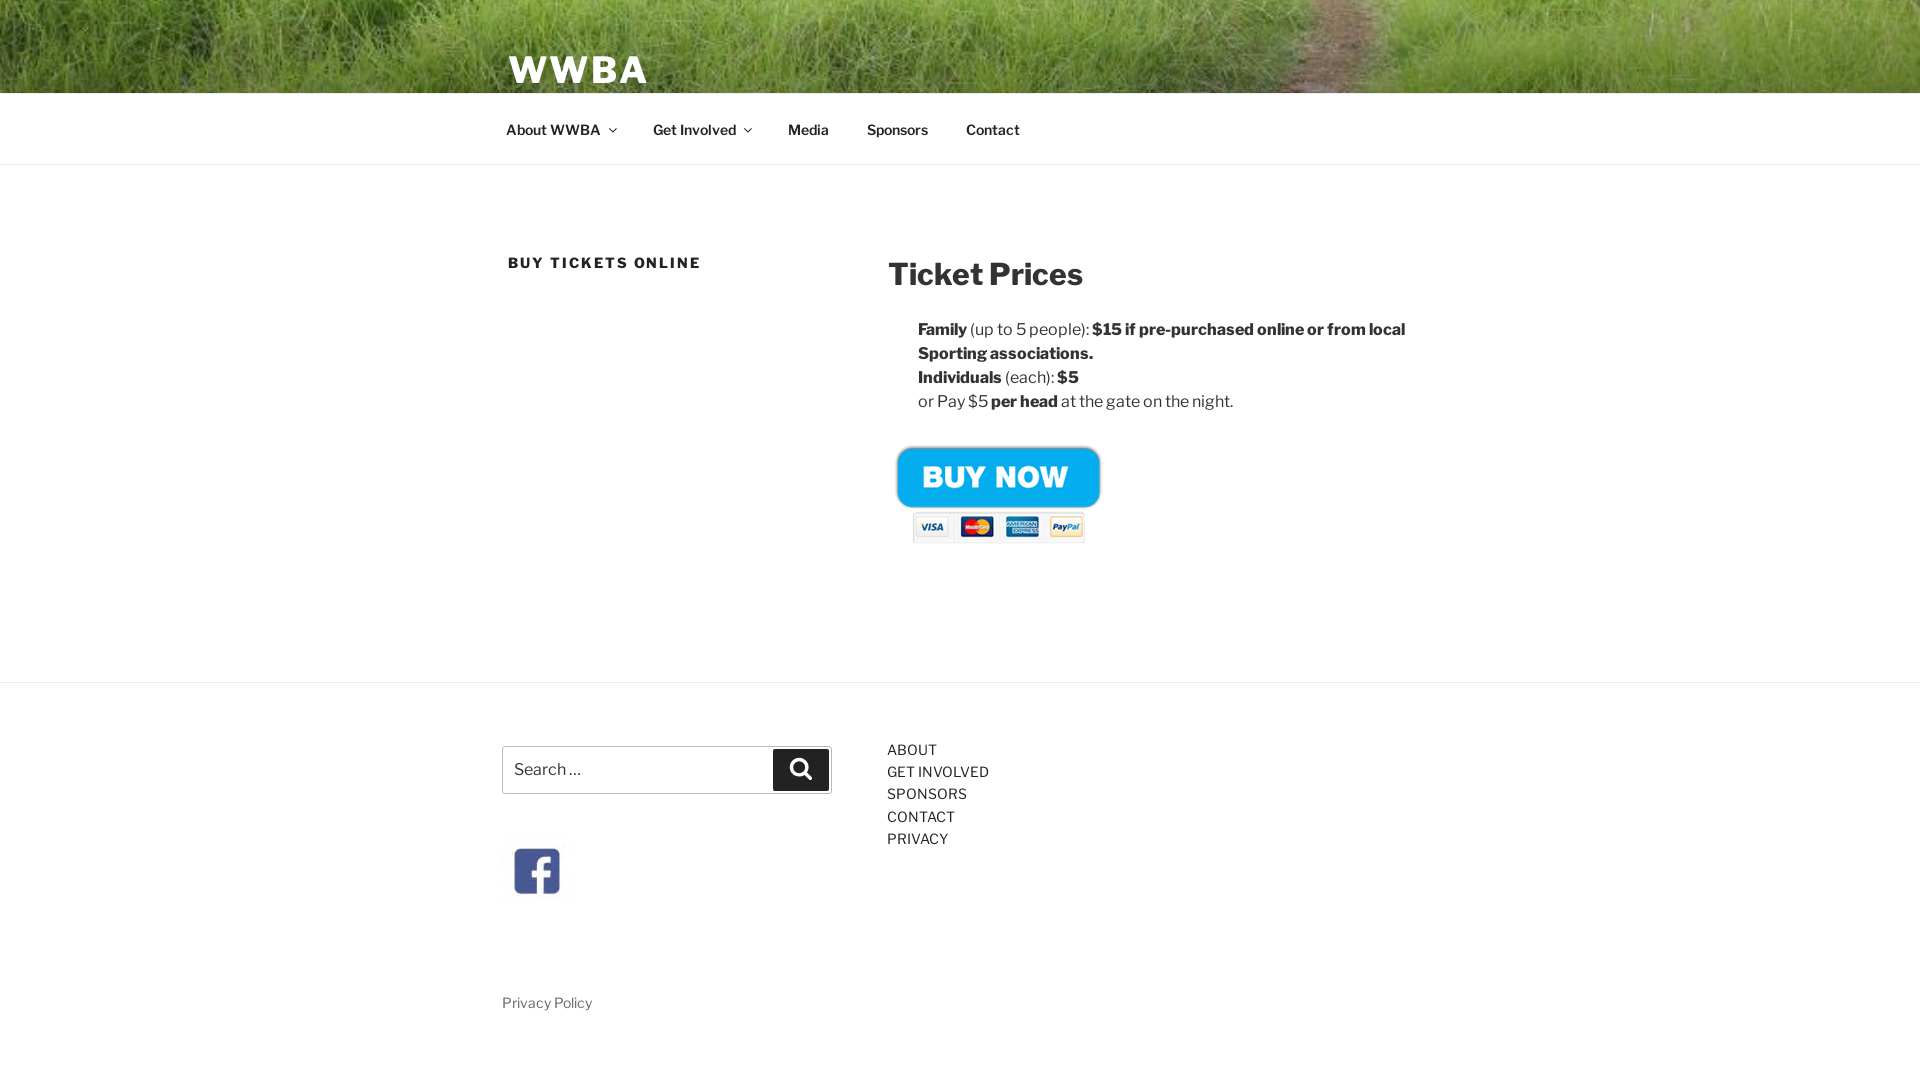 The image size is (1920, 1080). What do you see at coordinates (911, 748) in the screenshot?
I see `'ABOUT'` at bounding box center [911, 748].